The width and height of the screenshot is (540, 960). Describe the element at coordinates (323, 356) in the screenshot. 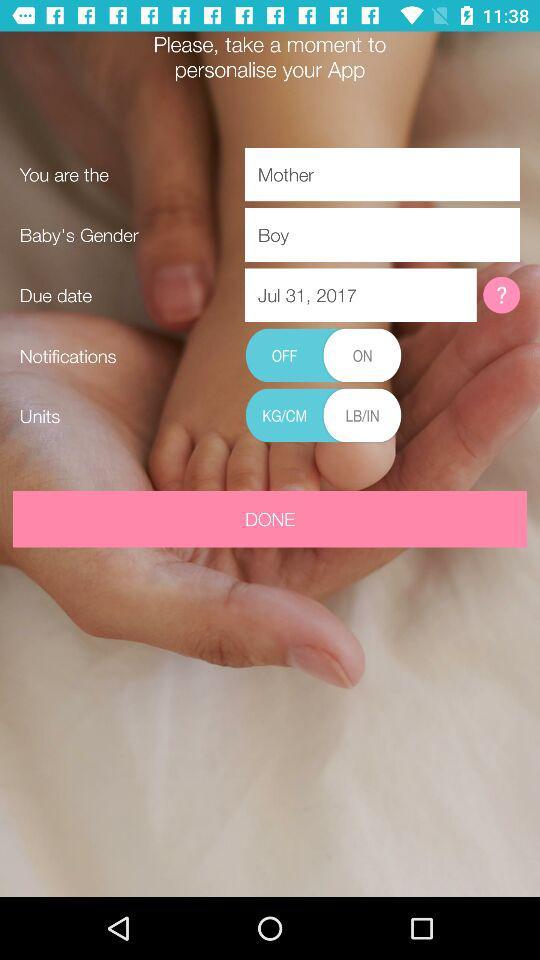

I see `notifications` at that location.